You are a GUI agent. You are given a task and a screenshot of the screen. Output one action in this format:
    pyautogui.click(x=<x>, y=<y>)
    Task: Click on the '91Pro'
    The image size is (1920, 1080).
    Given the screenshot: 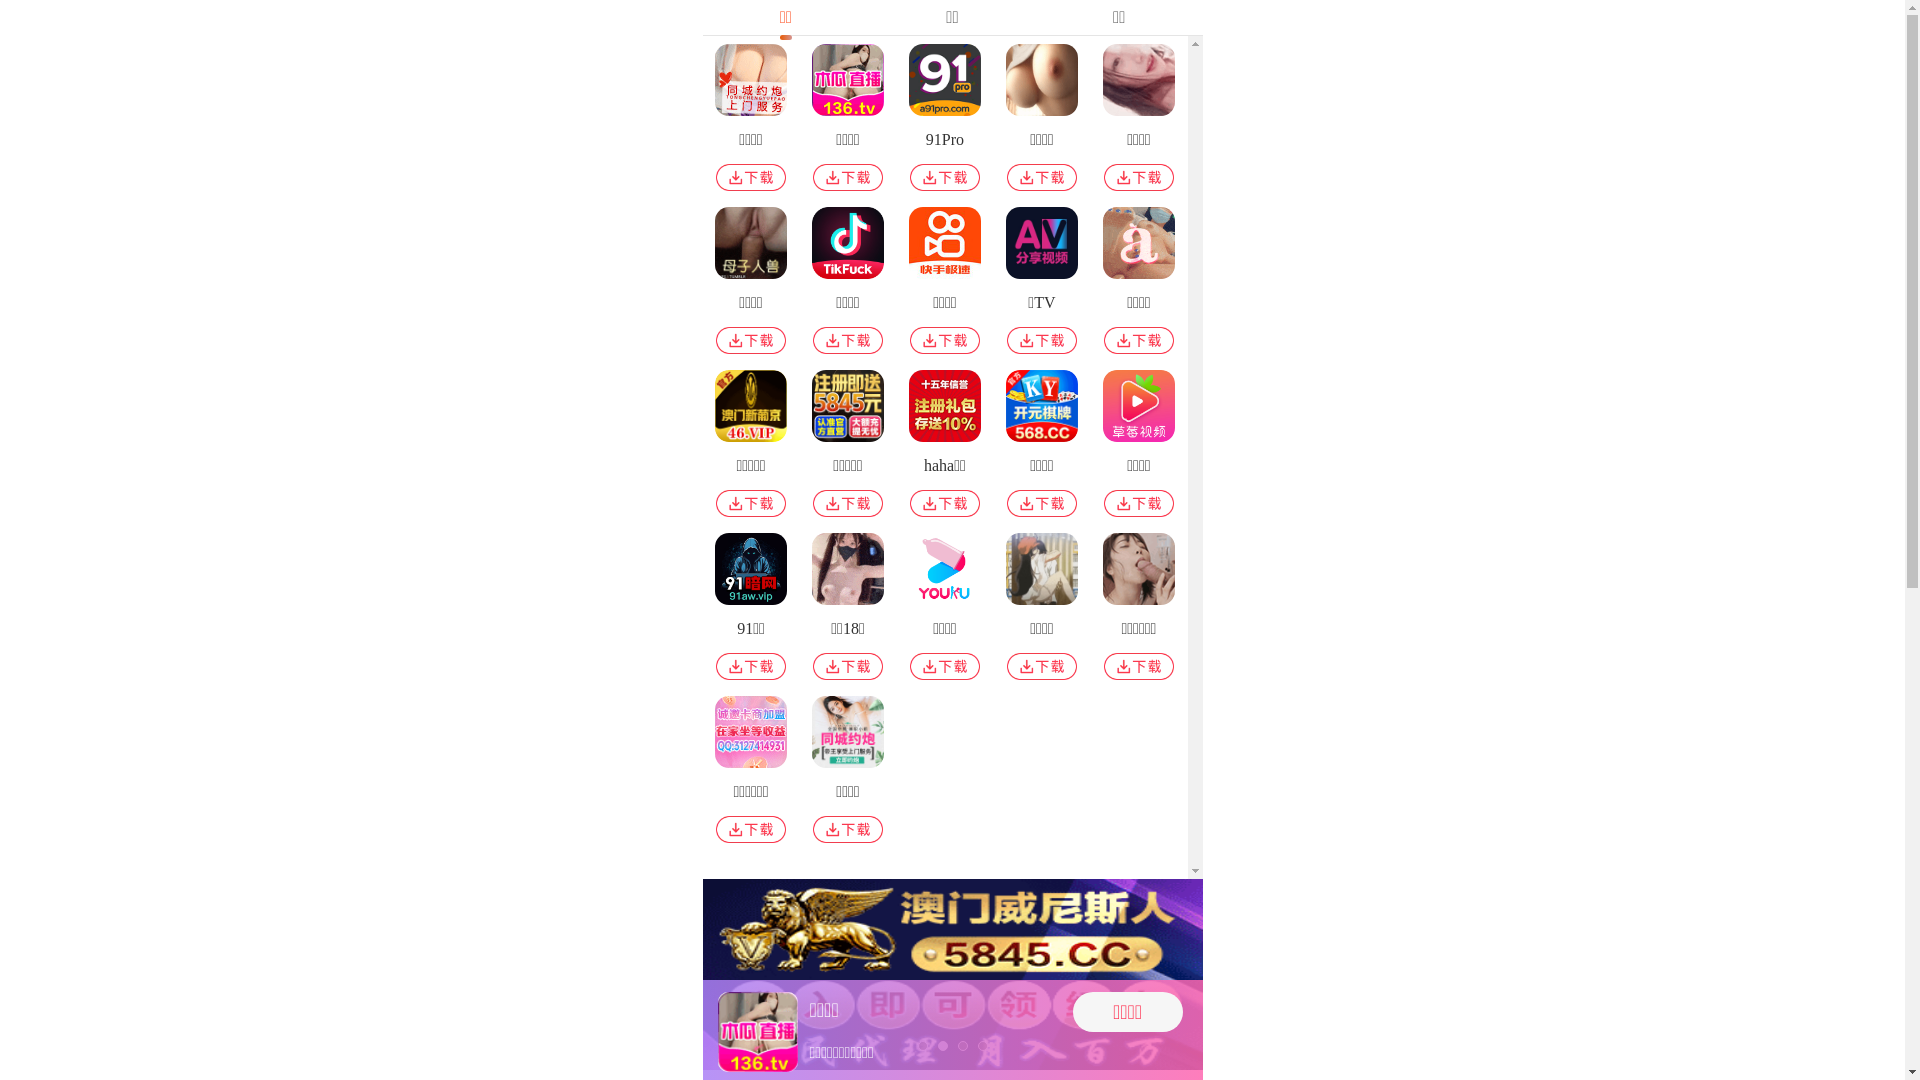 What is the action you would take?
    pyautogui.click(x=943, y=121)
    